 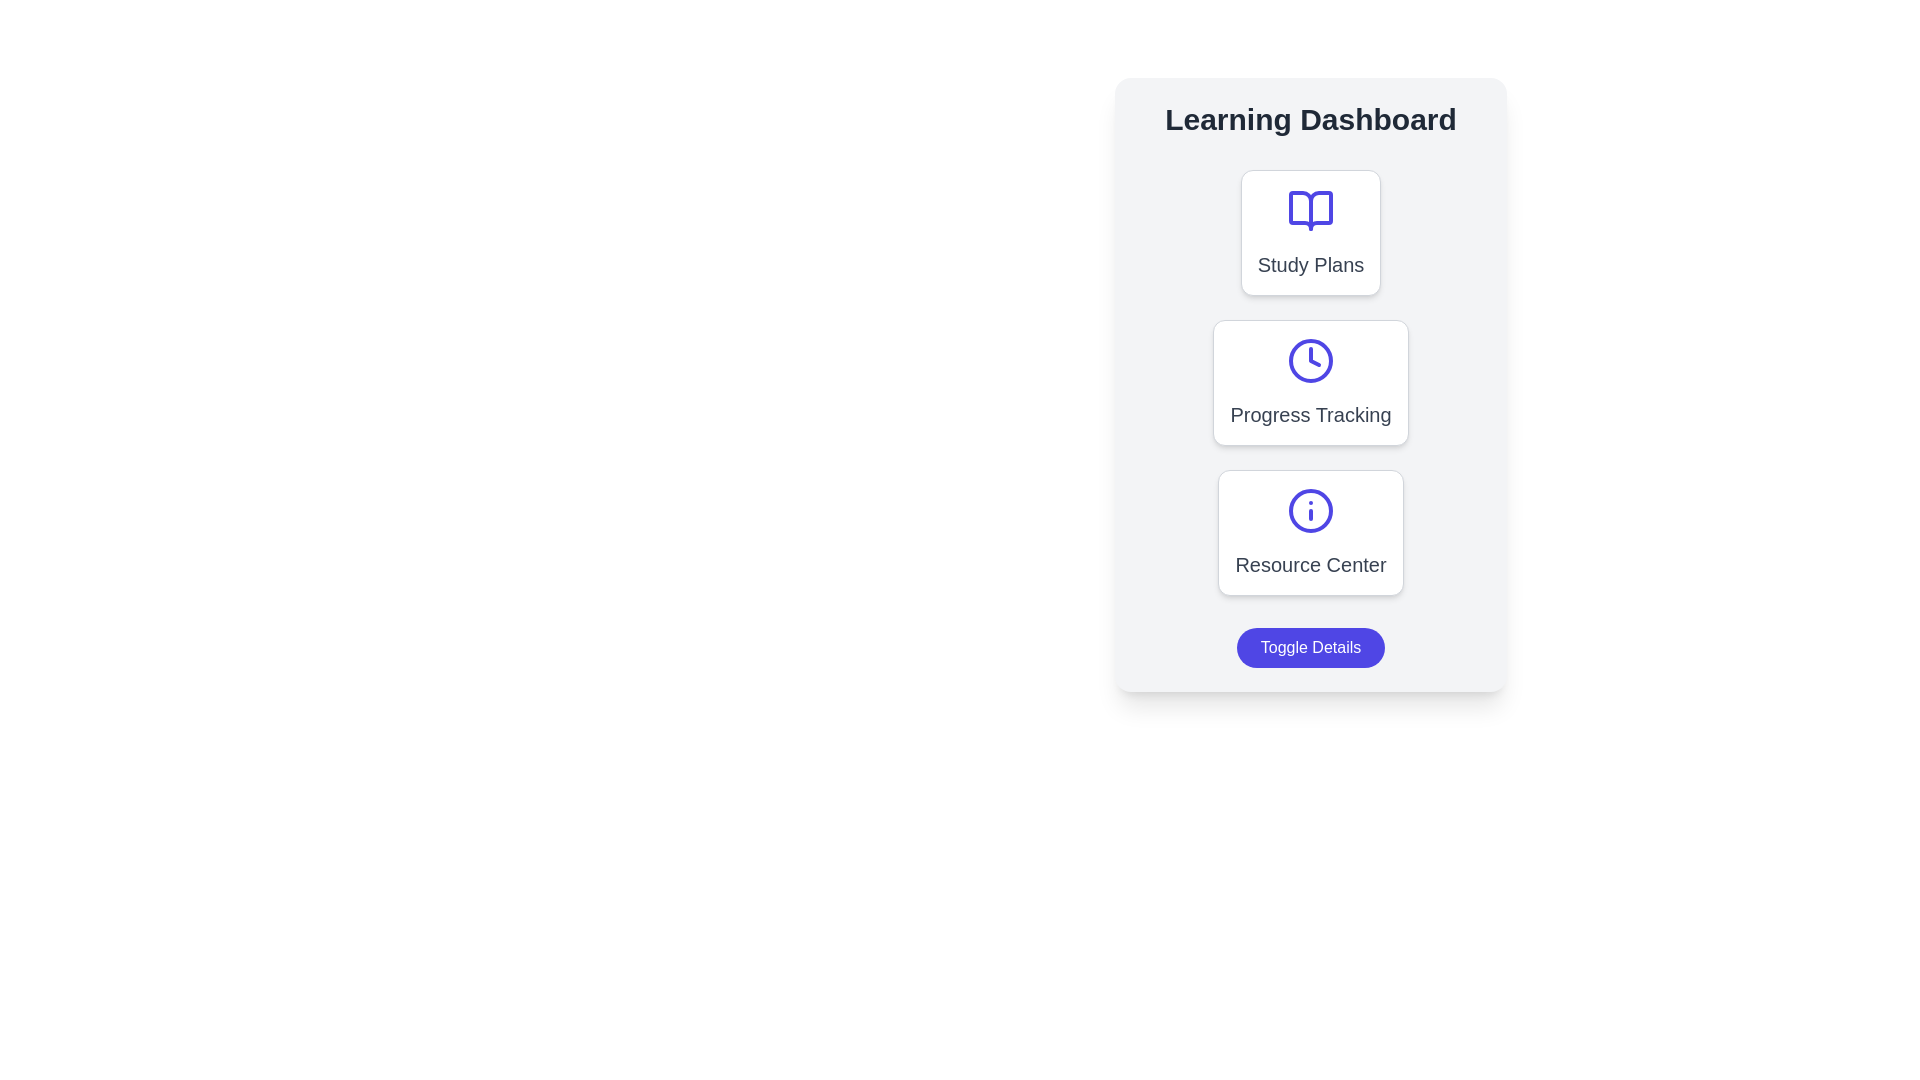 What do you see at coordinates (1310, 361) in the screenshot?
I see `keyboard navigation` at bounding box center [1310, 361].